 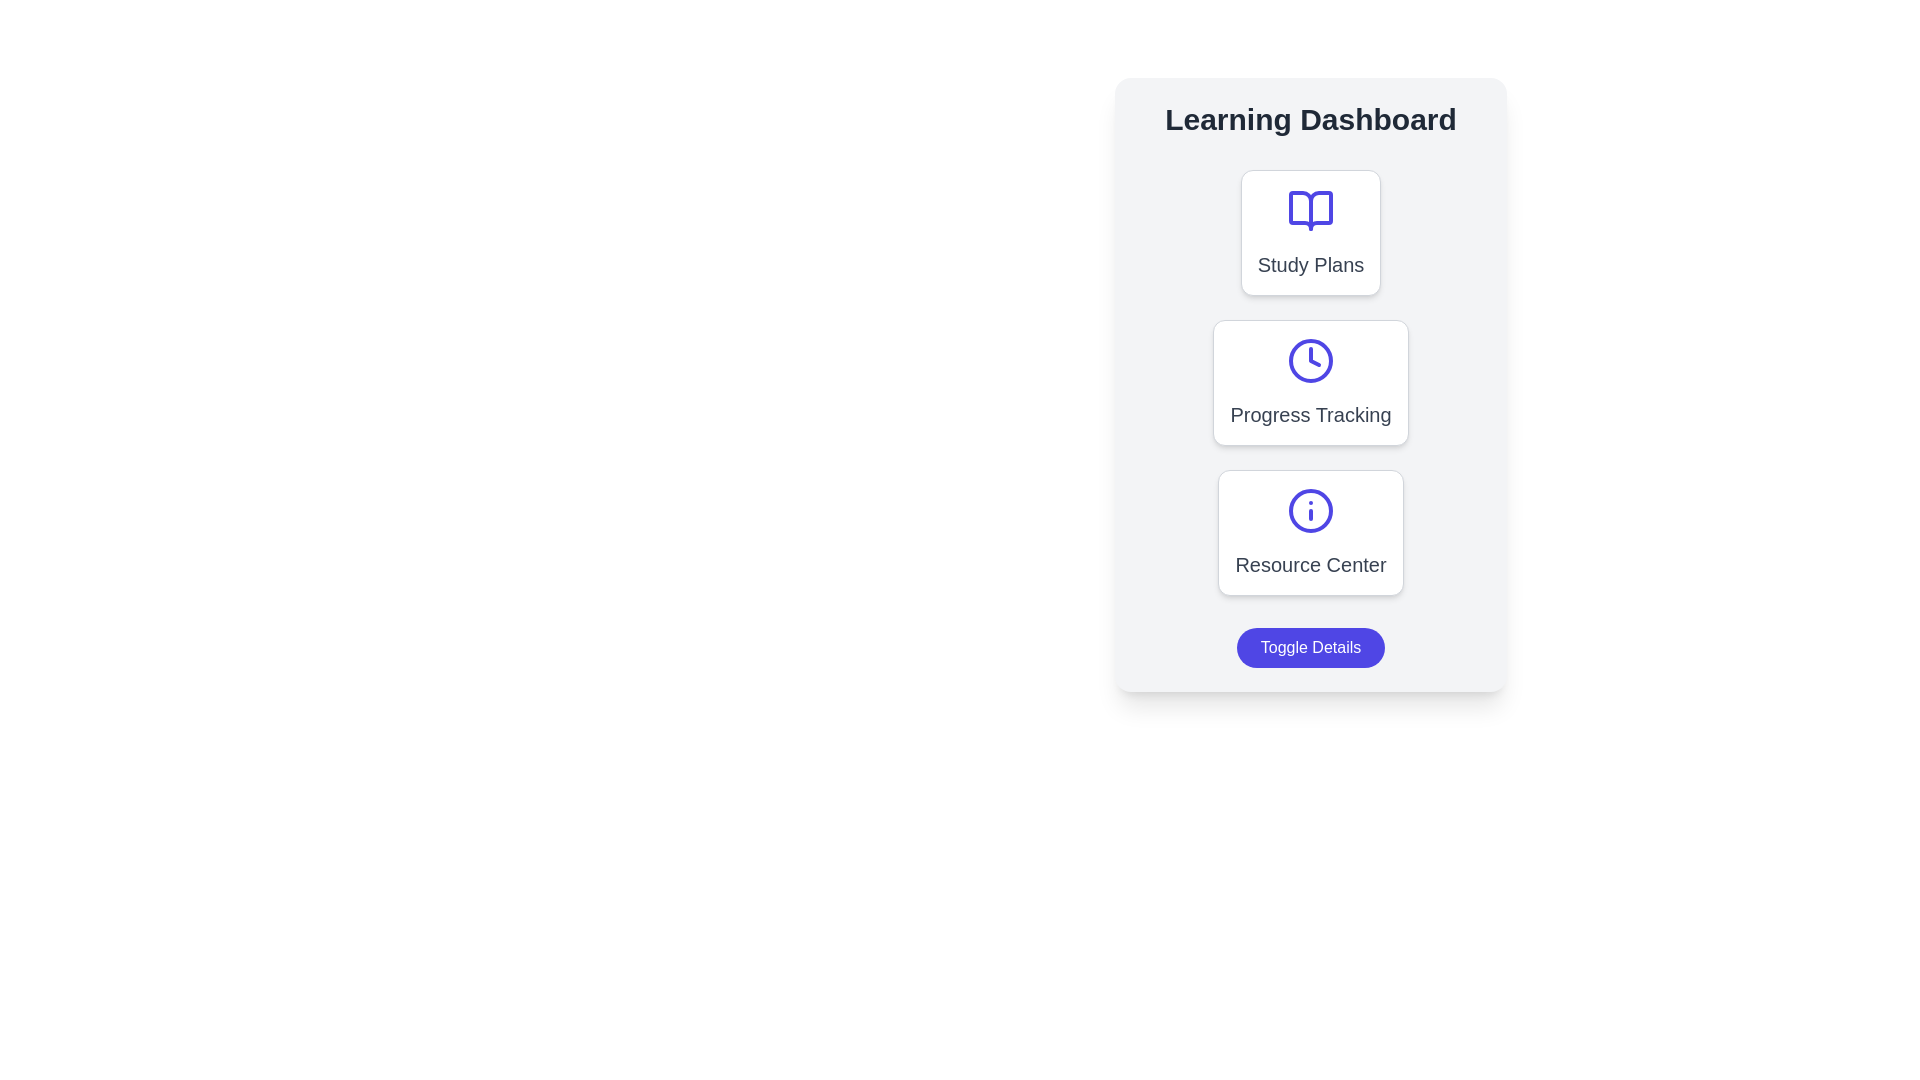 What do you see at coordinates (1310, 361) in the screenshot?
I see `keyboard navigation` at bounding box center [1310, 361].